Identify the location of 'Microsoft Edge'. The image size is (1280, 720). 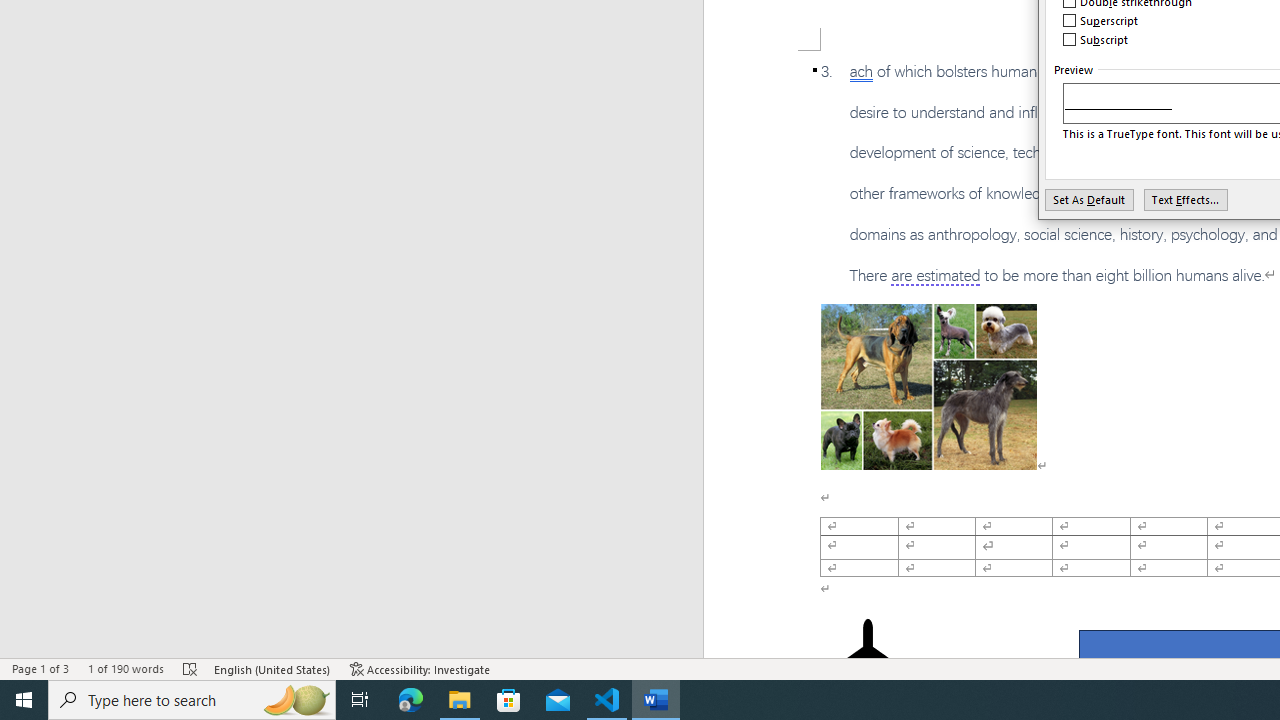
(410, 698).